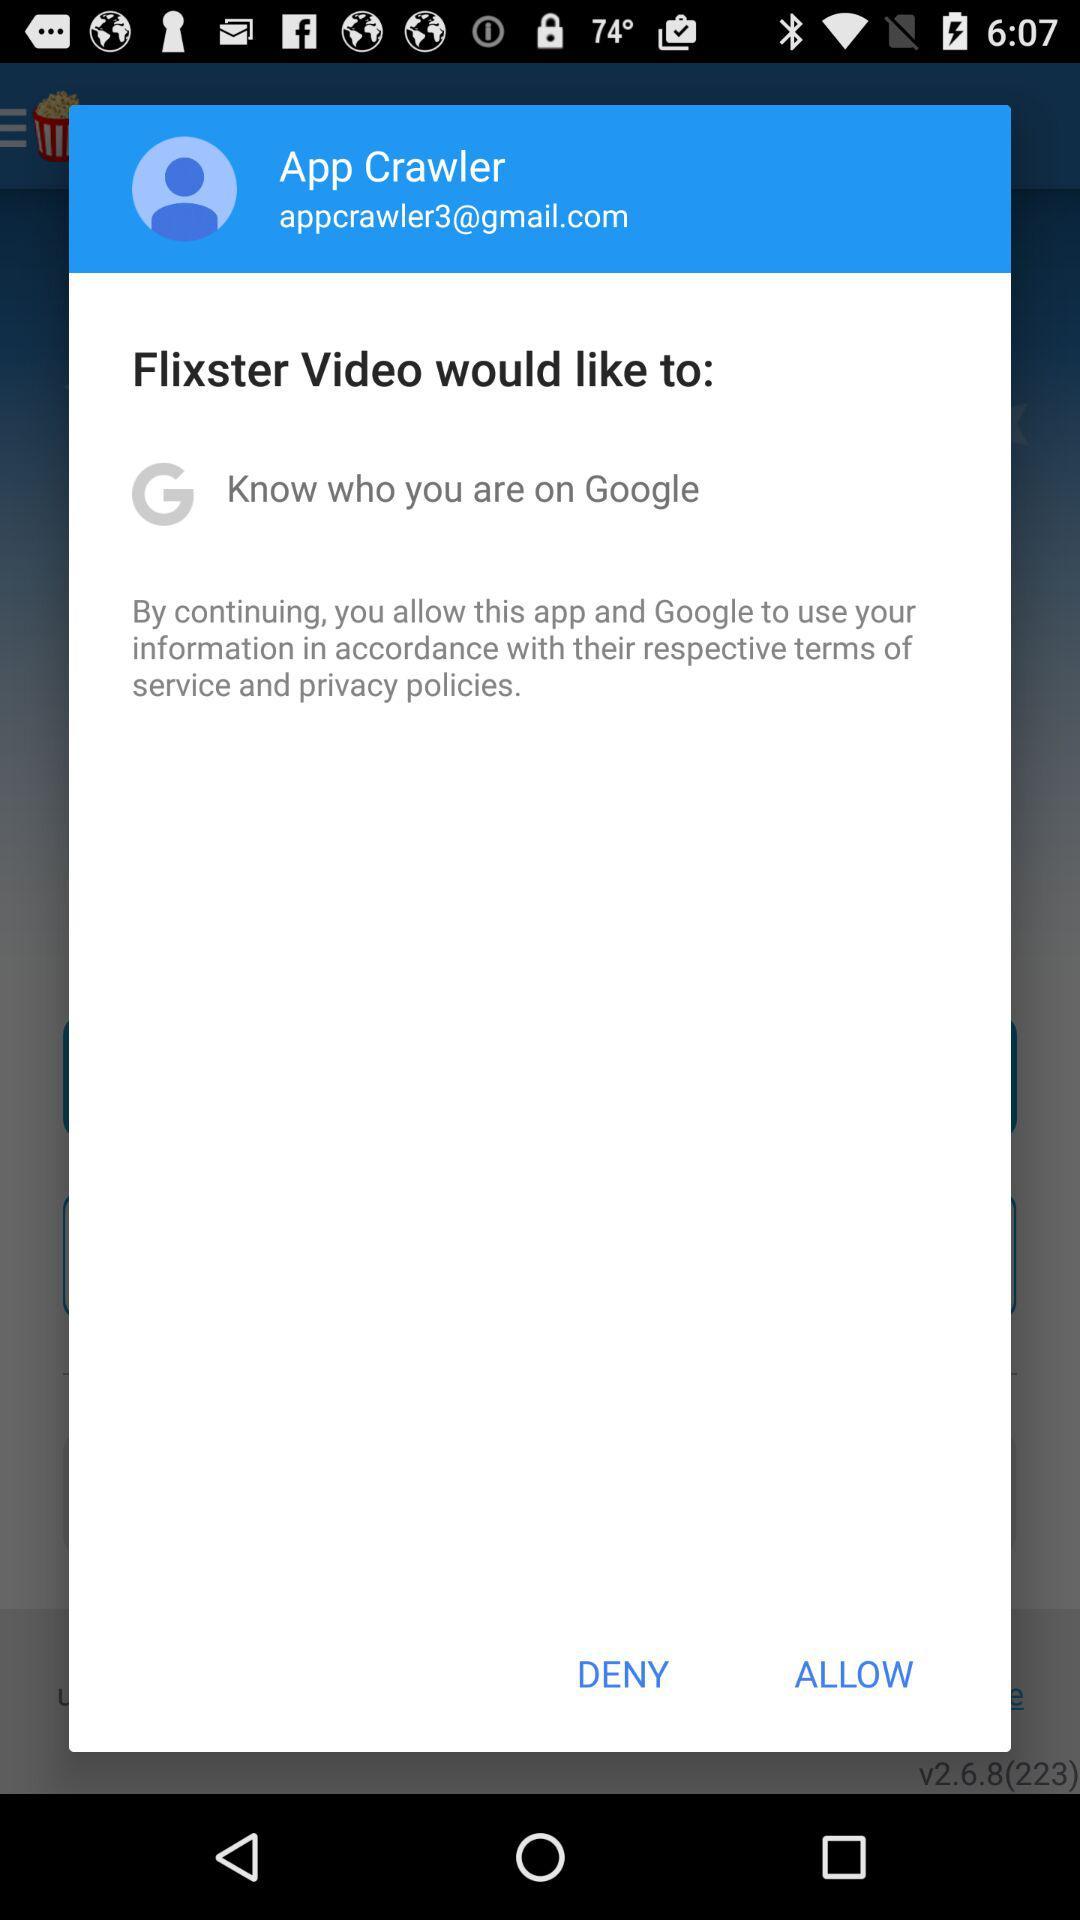  I want to click on the know who you item, so click(463, 487).